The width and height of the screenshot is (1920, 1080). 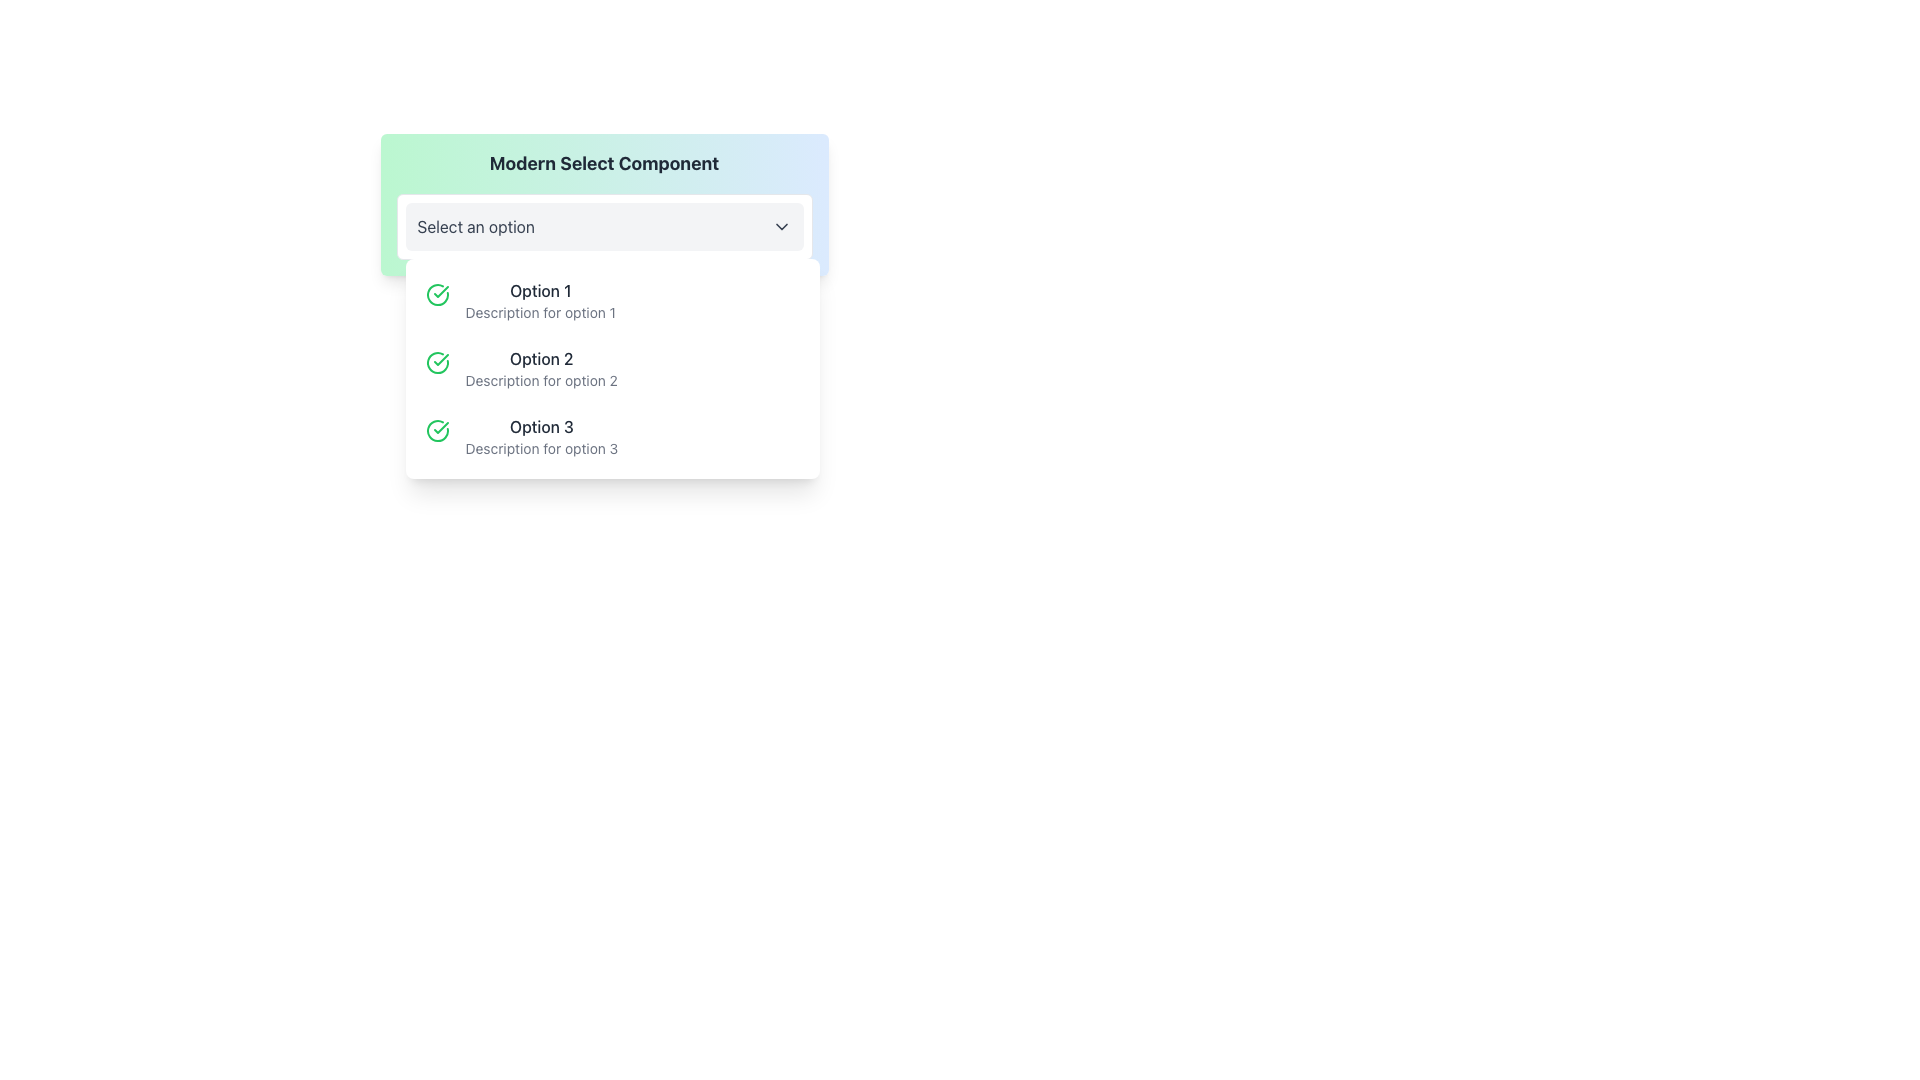 I want to click on the second option in the dropdown menu labeled 'Select an option', so click(x=611, y=369).